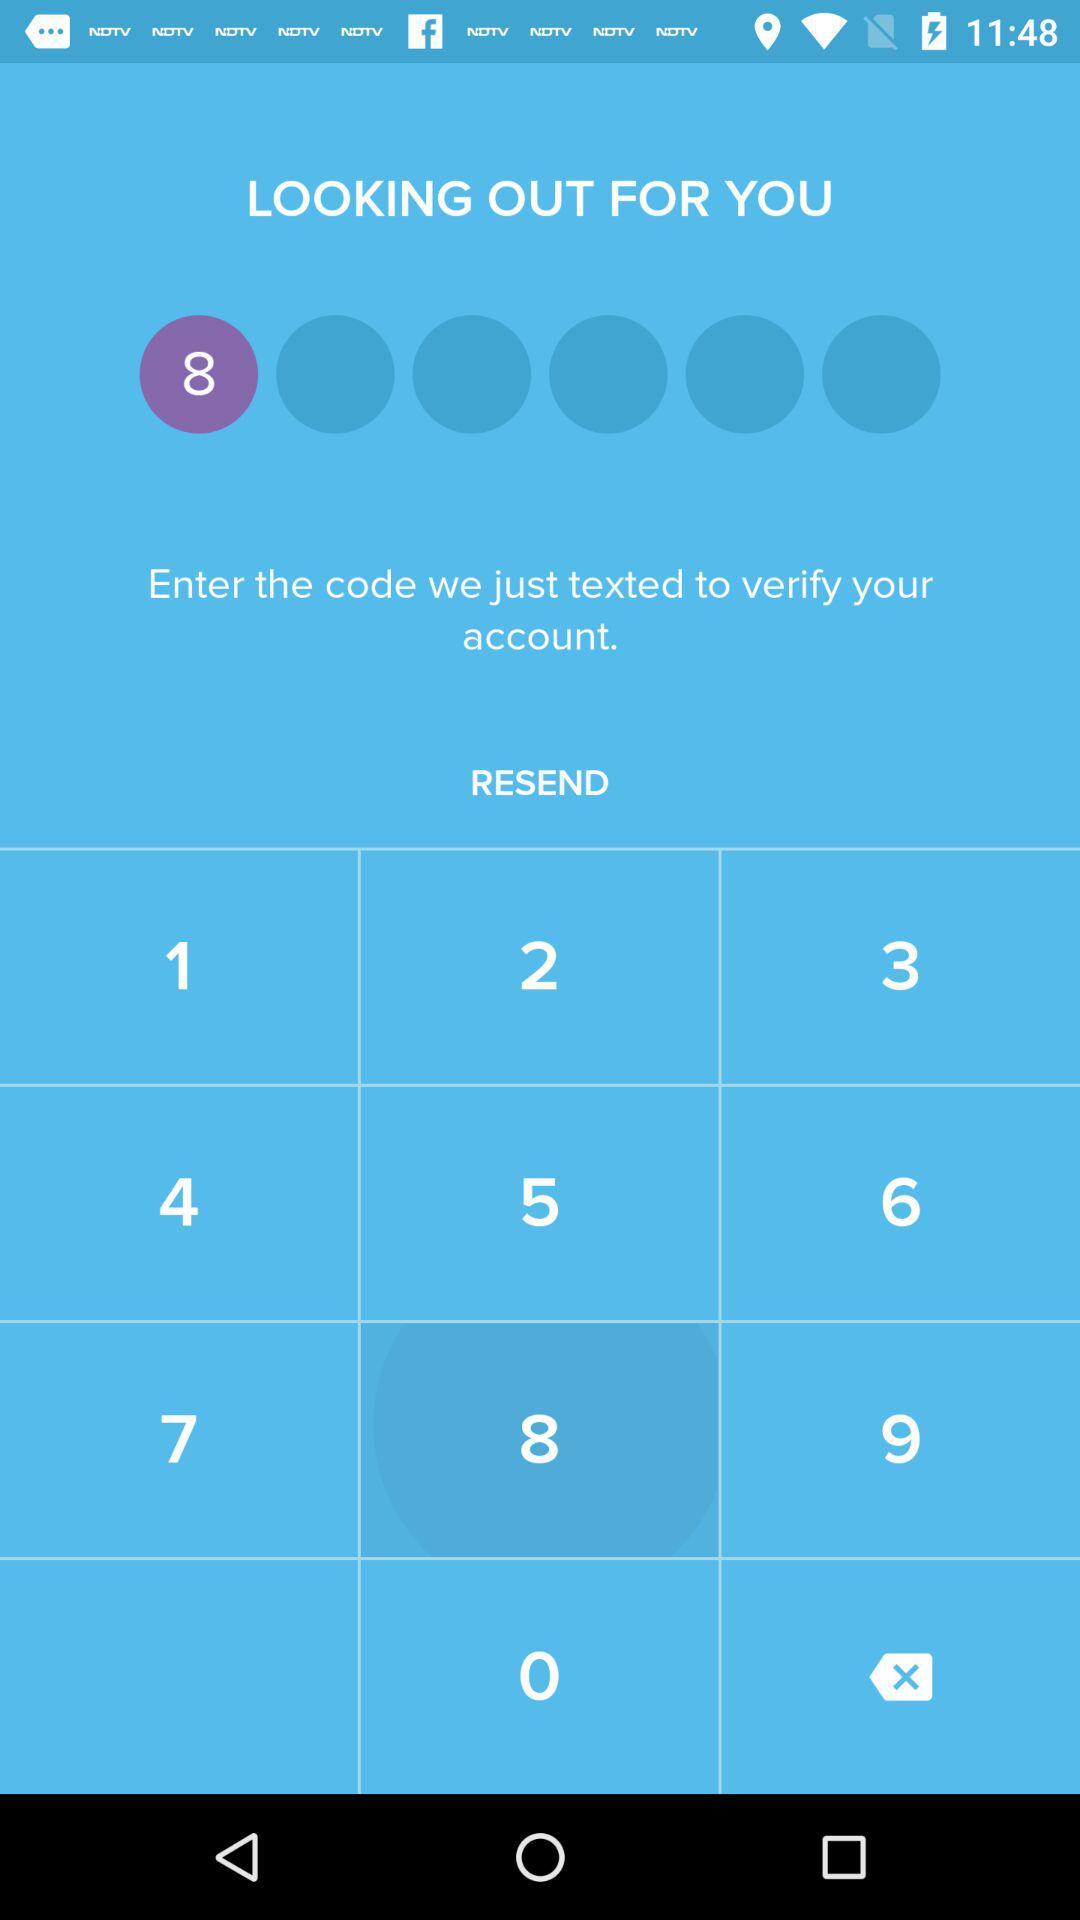  I want to click on 3 item, so click(900, 967).